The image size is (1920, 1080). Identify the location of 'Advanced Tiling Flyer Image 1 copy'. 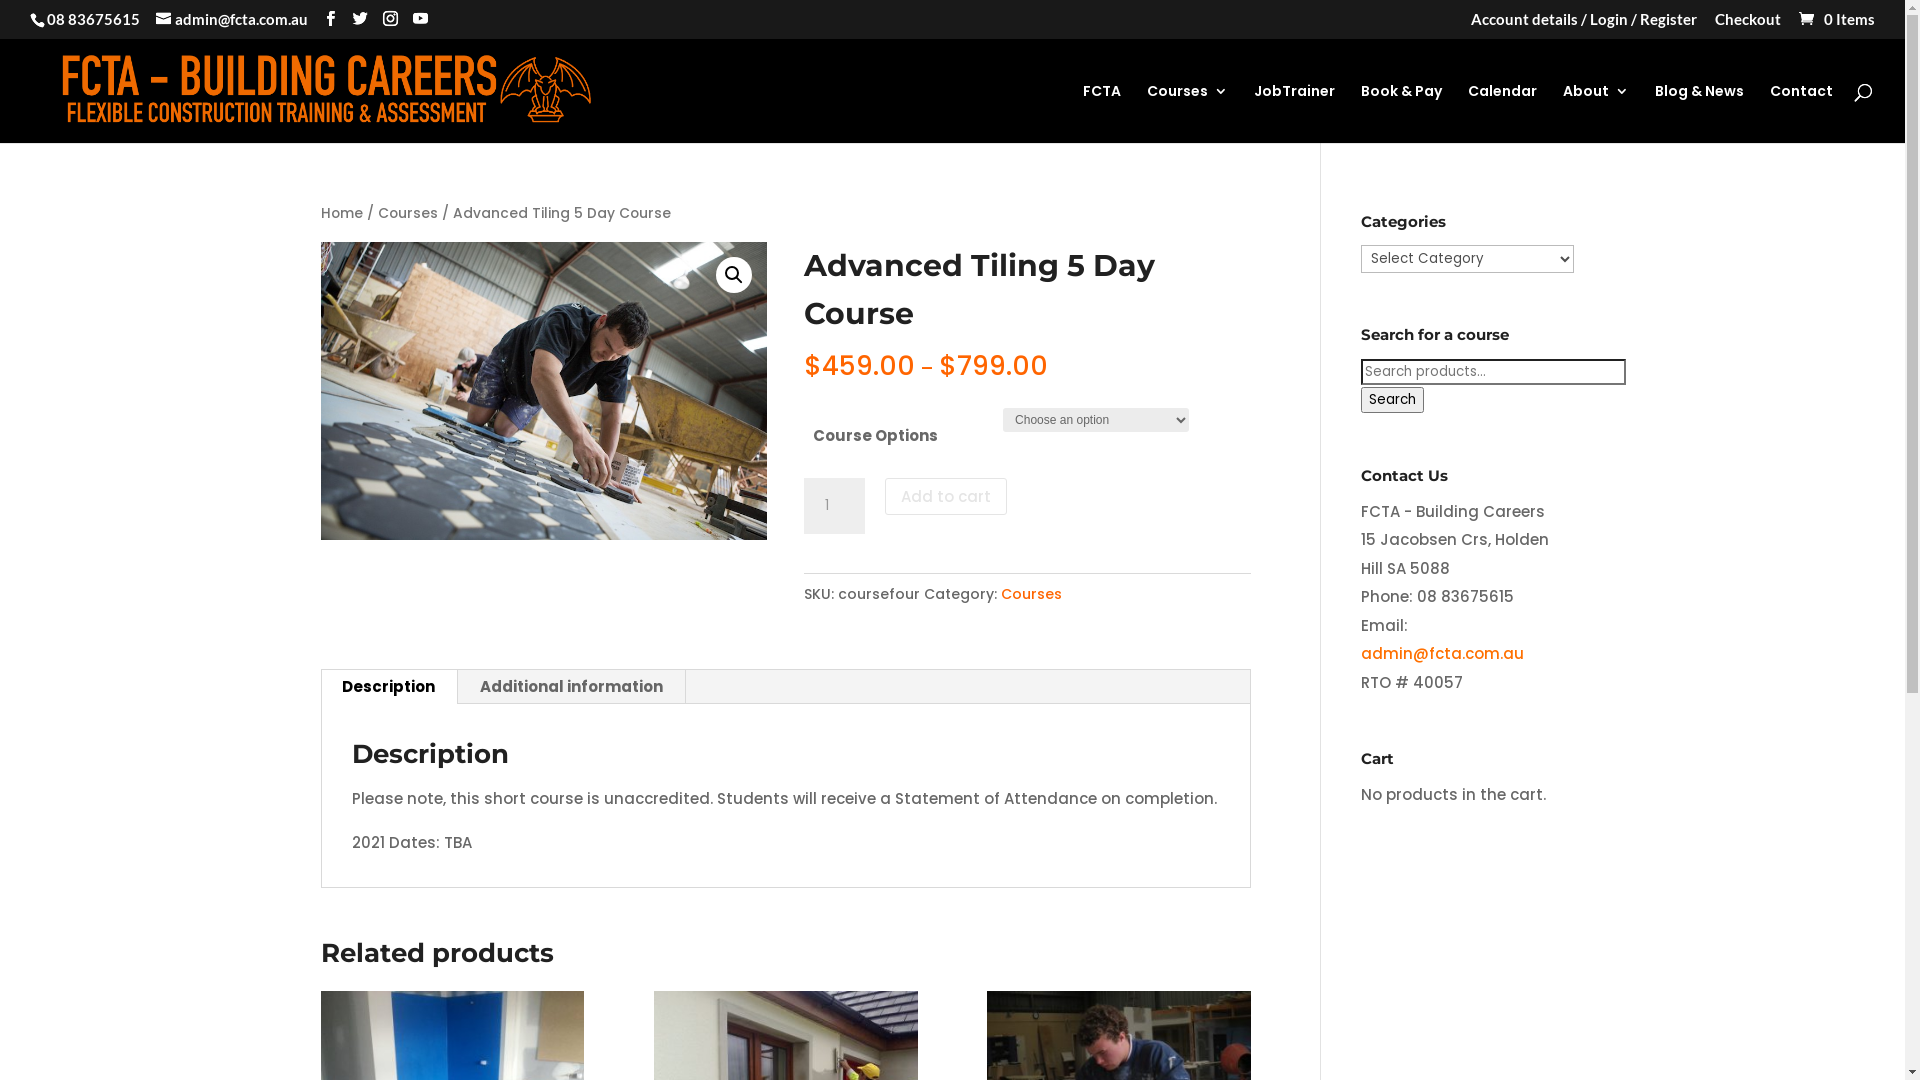
(543, 390).